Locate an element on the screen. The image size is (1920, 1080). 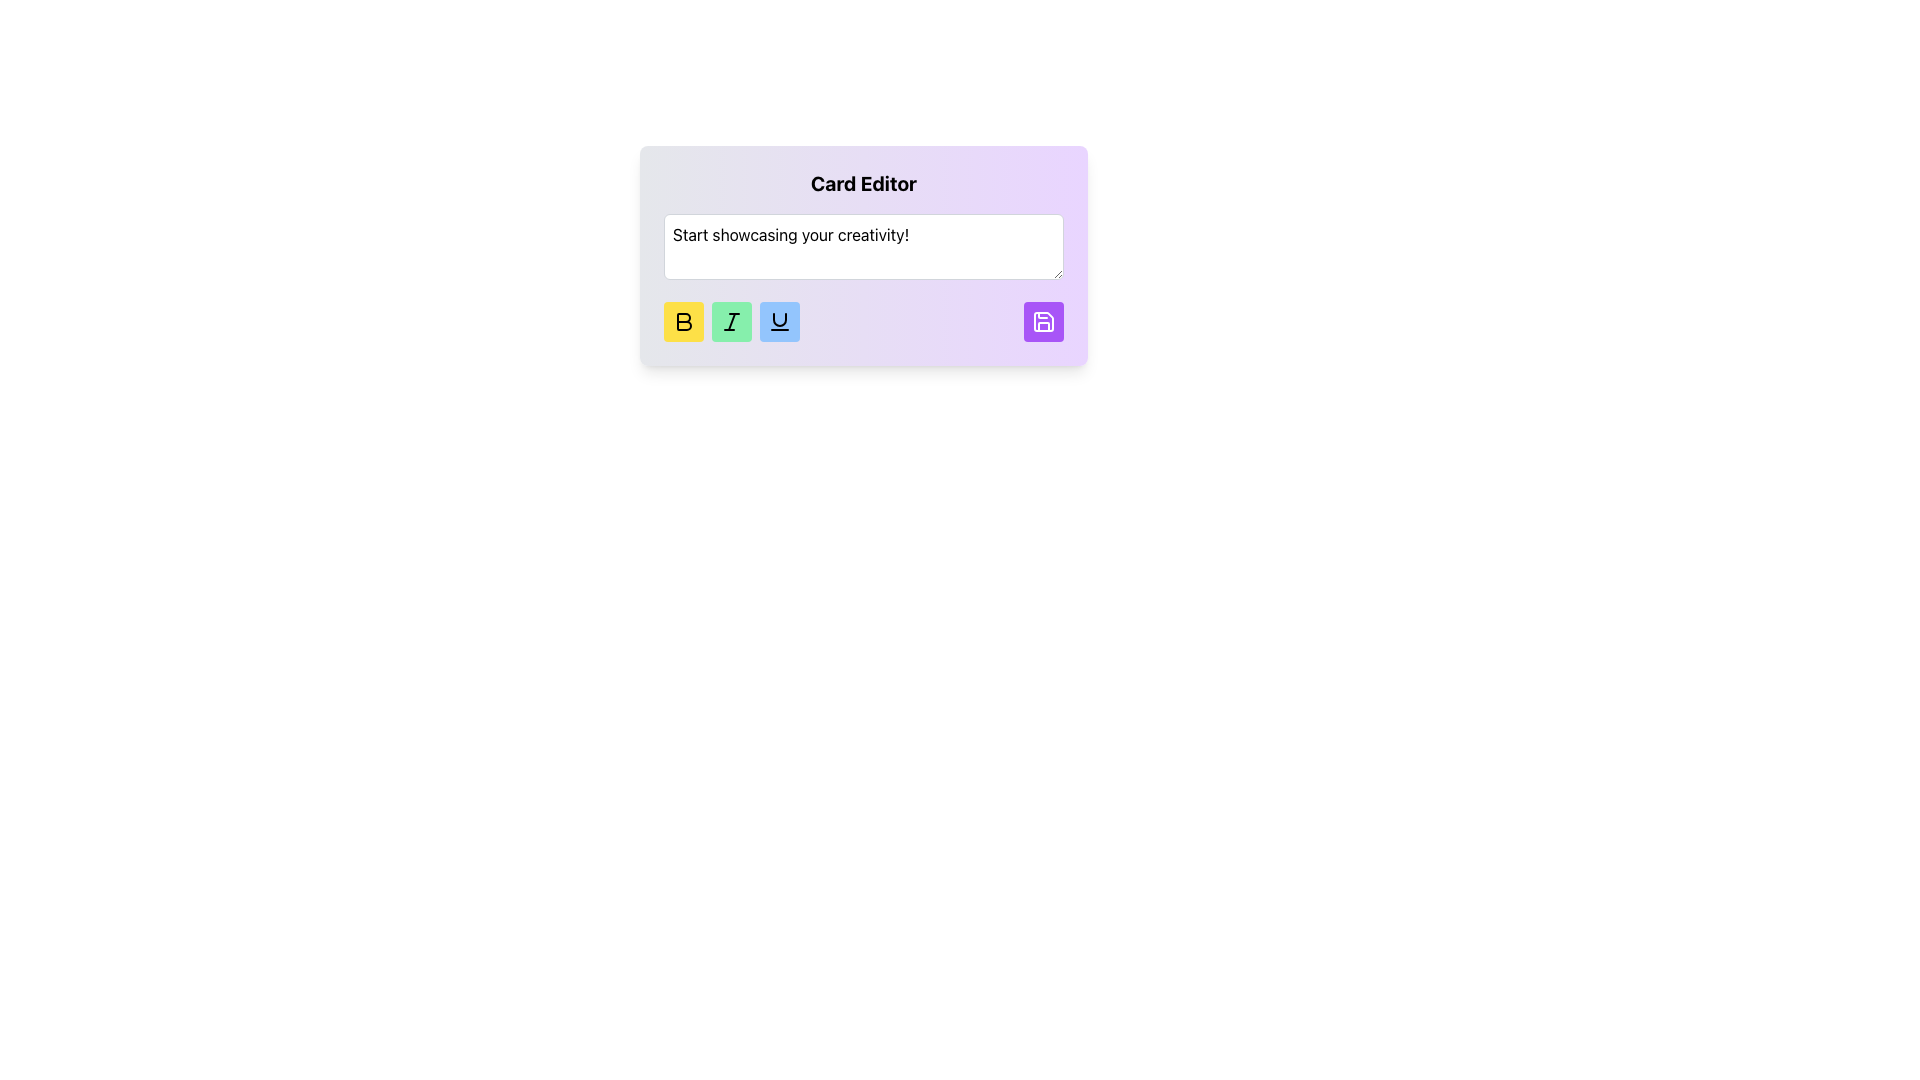
the bold icon depicted as the letter 'B' in a yellow square background to apply bold formatting in the Card Editor interface is located at coordinates (684, 320).